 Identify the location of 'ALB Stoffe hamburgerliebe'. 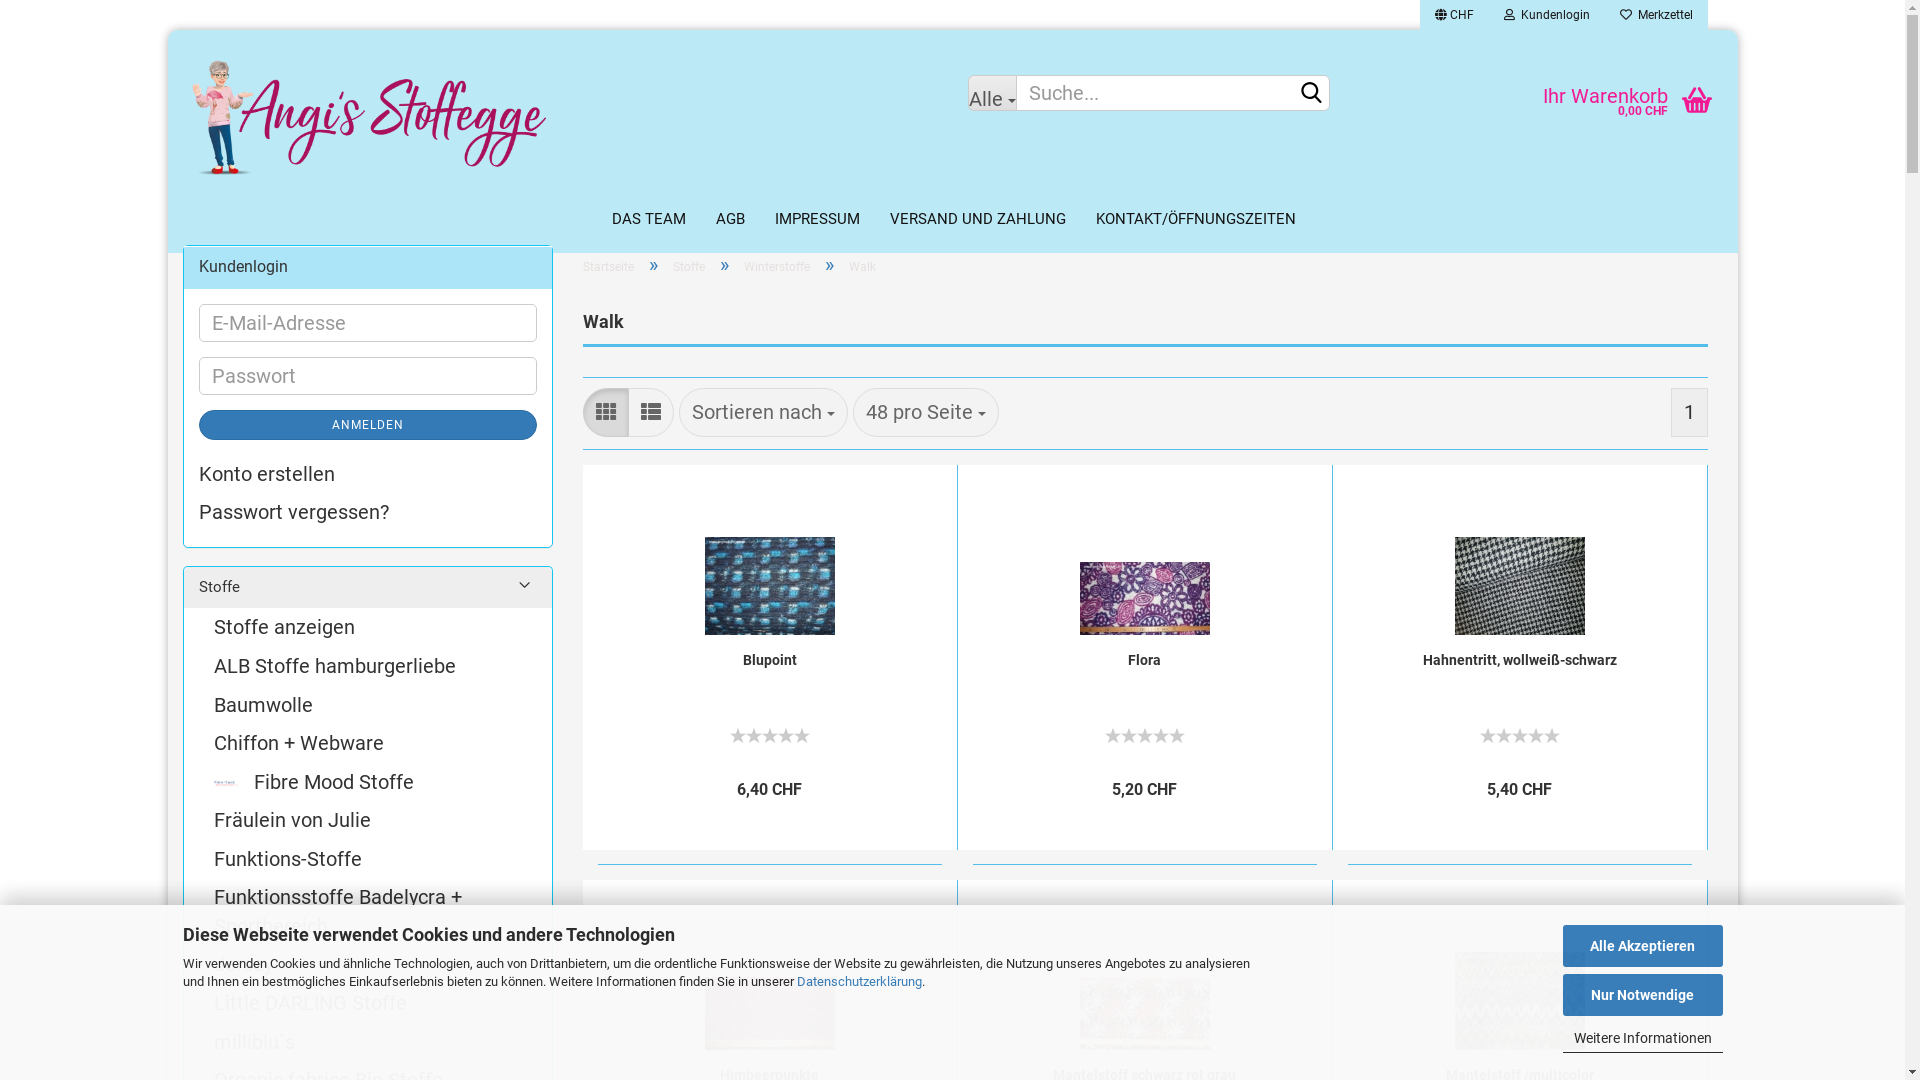
(368, 666).